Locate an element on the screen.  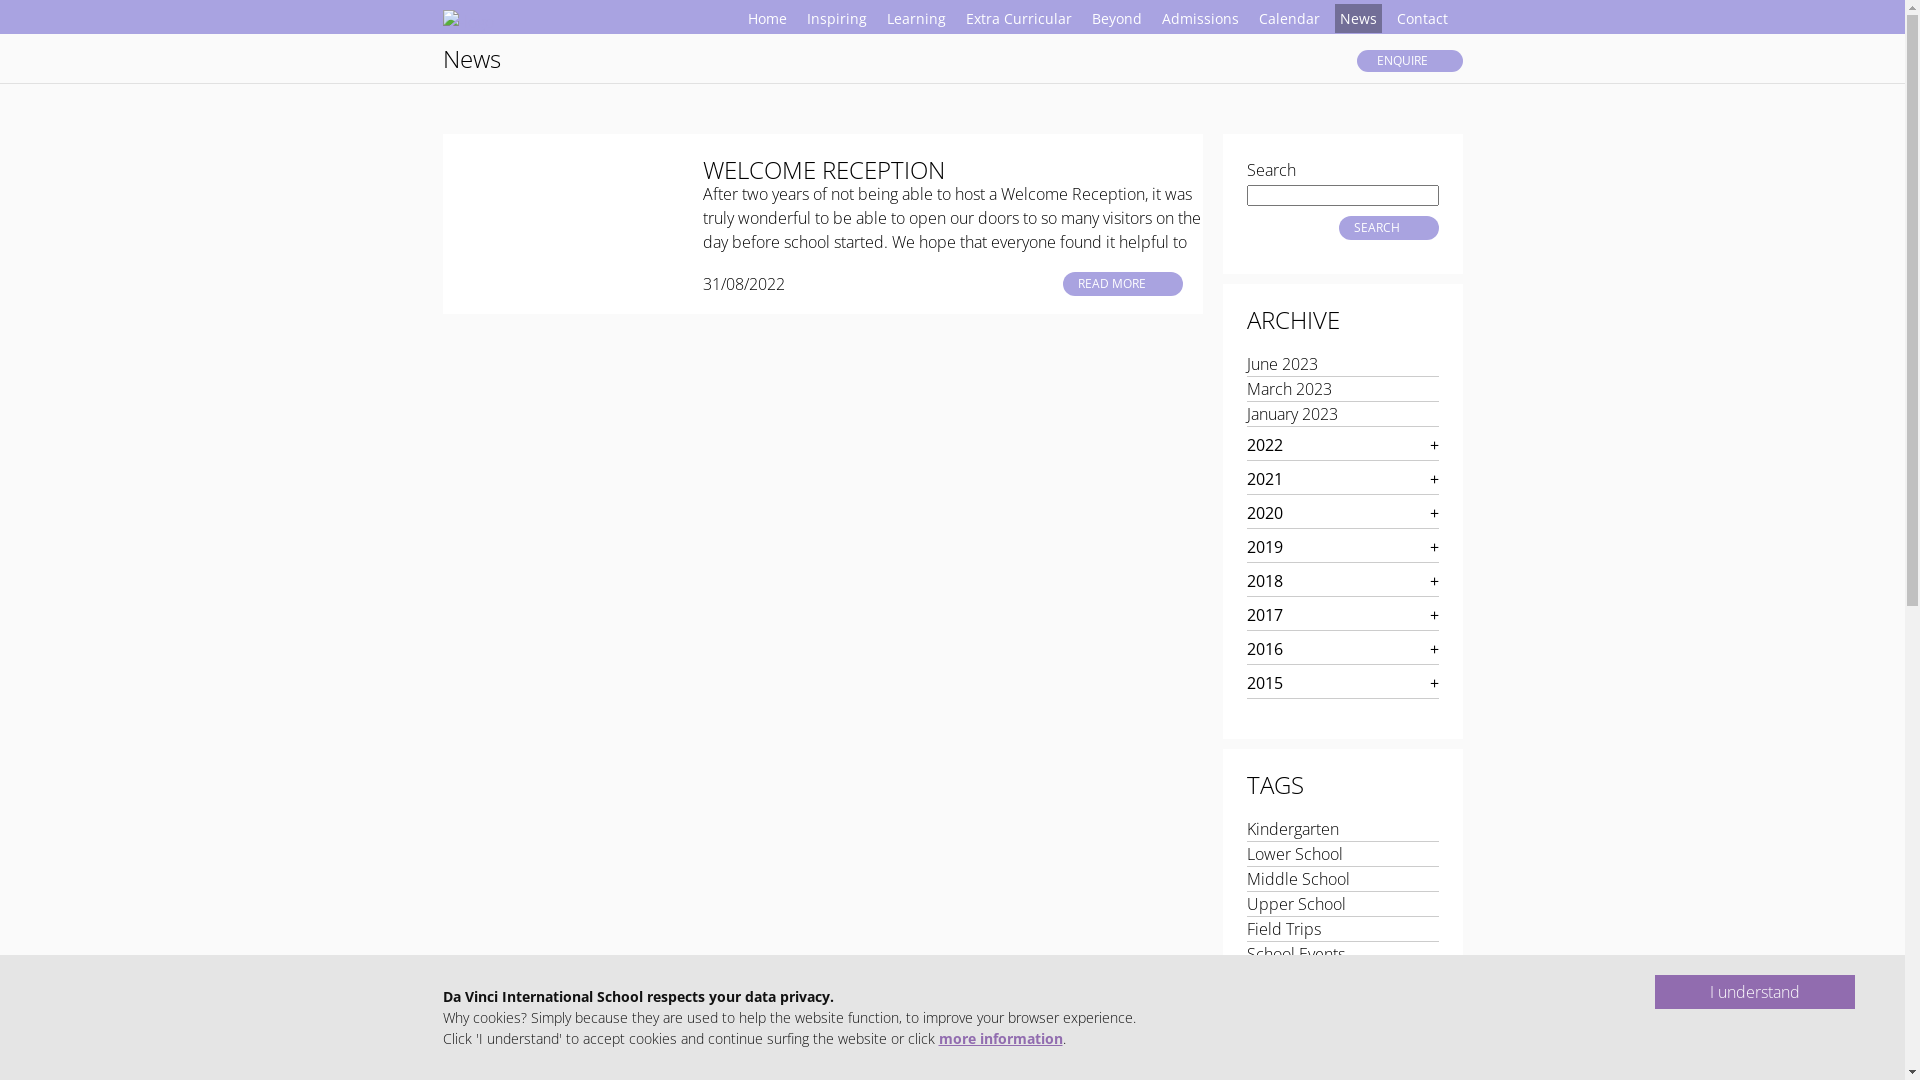
'Lower School' is located at coordinates (1294, 853).